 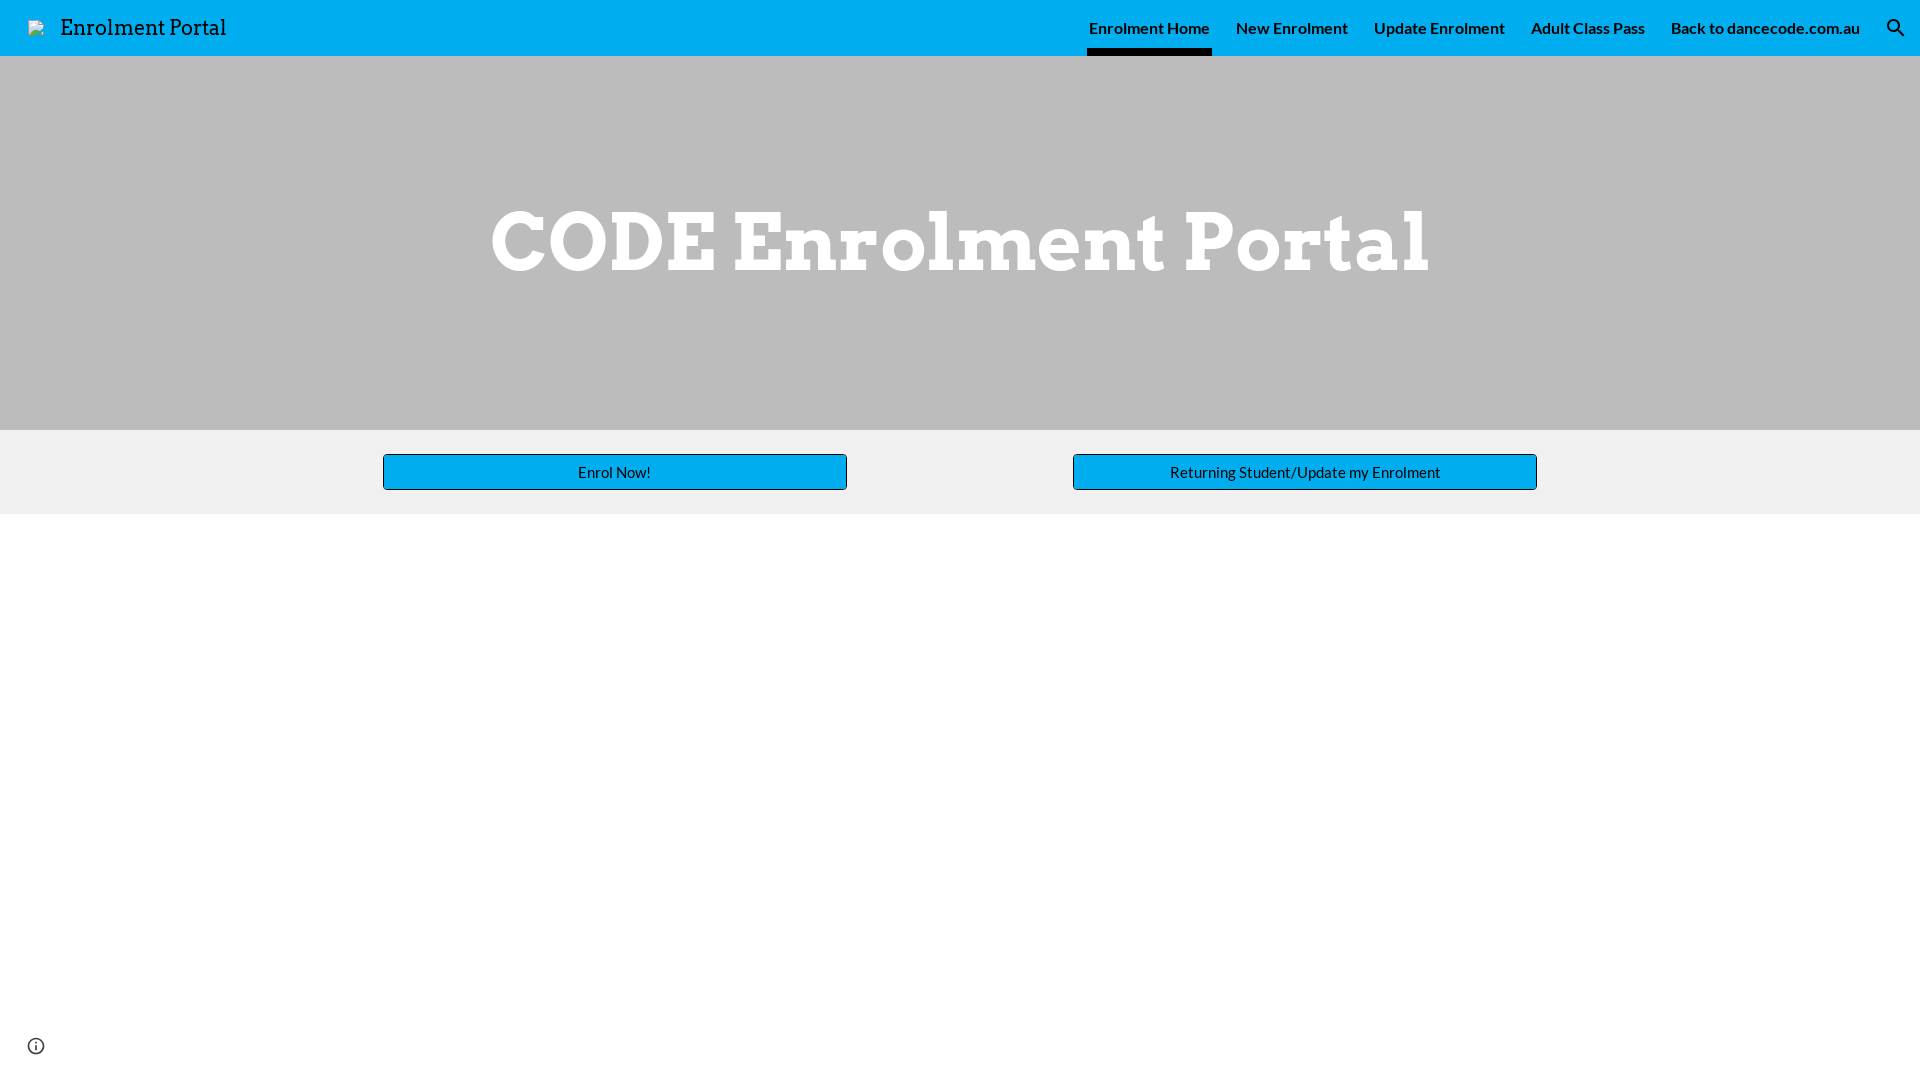 I want to click on 'New Enrolment', so click(x=1291, y=27).